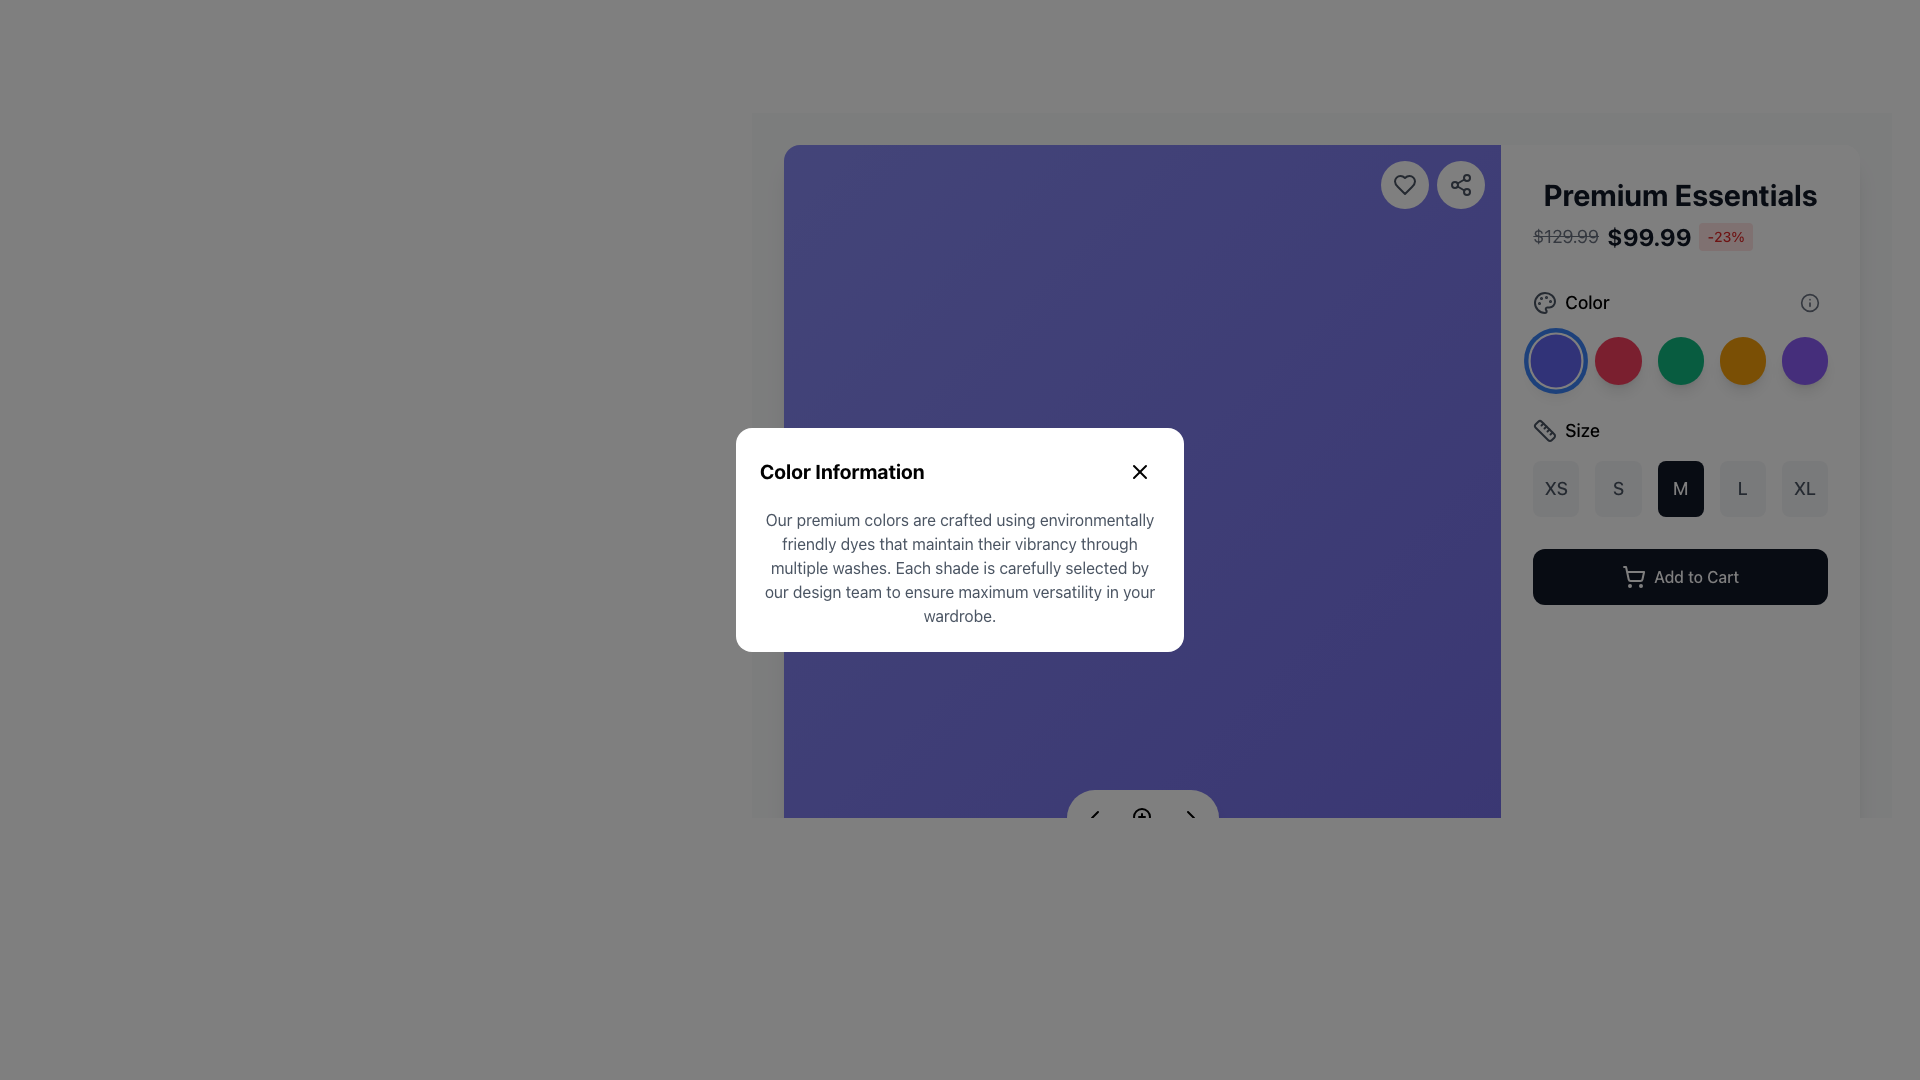  I want to click on the Text Label that displays the product title, positioned at the top right of the product detail page, above the pricing details and next to color and size options, so click(1680, 195).